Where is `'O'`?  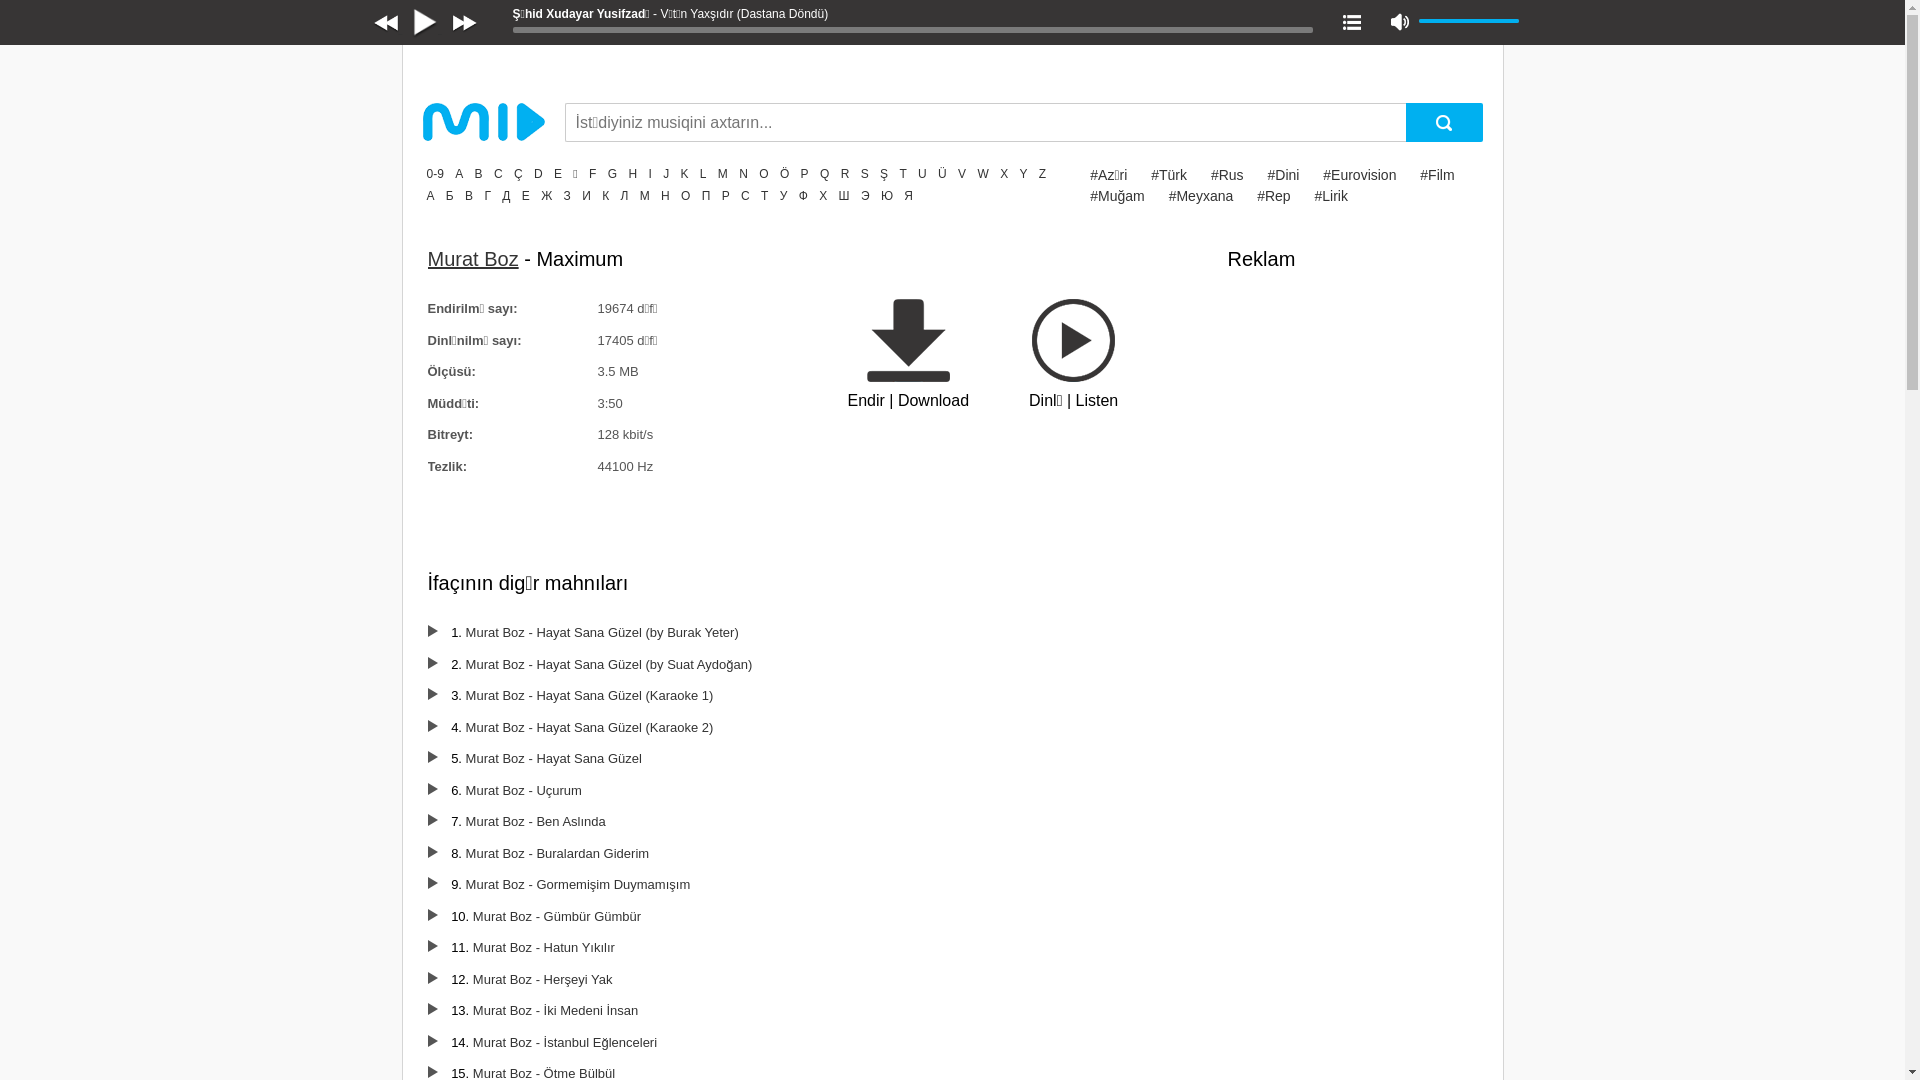 'O' is located at coordinates (762, 172).